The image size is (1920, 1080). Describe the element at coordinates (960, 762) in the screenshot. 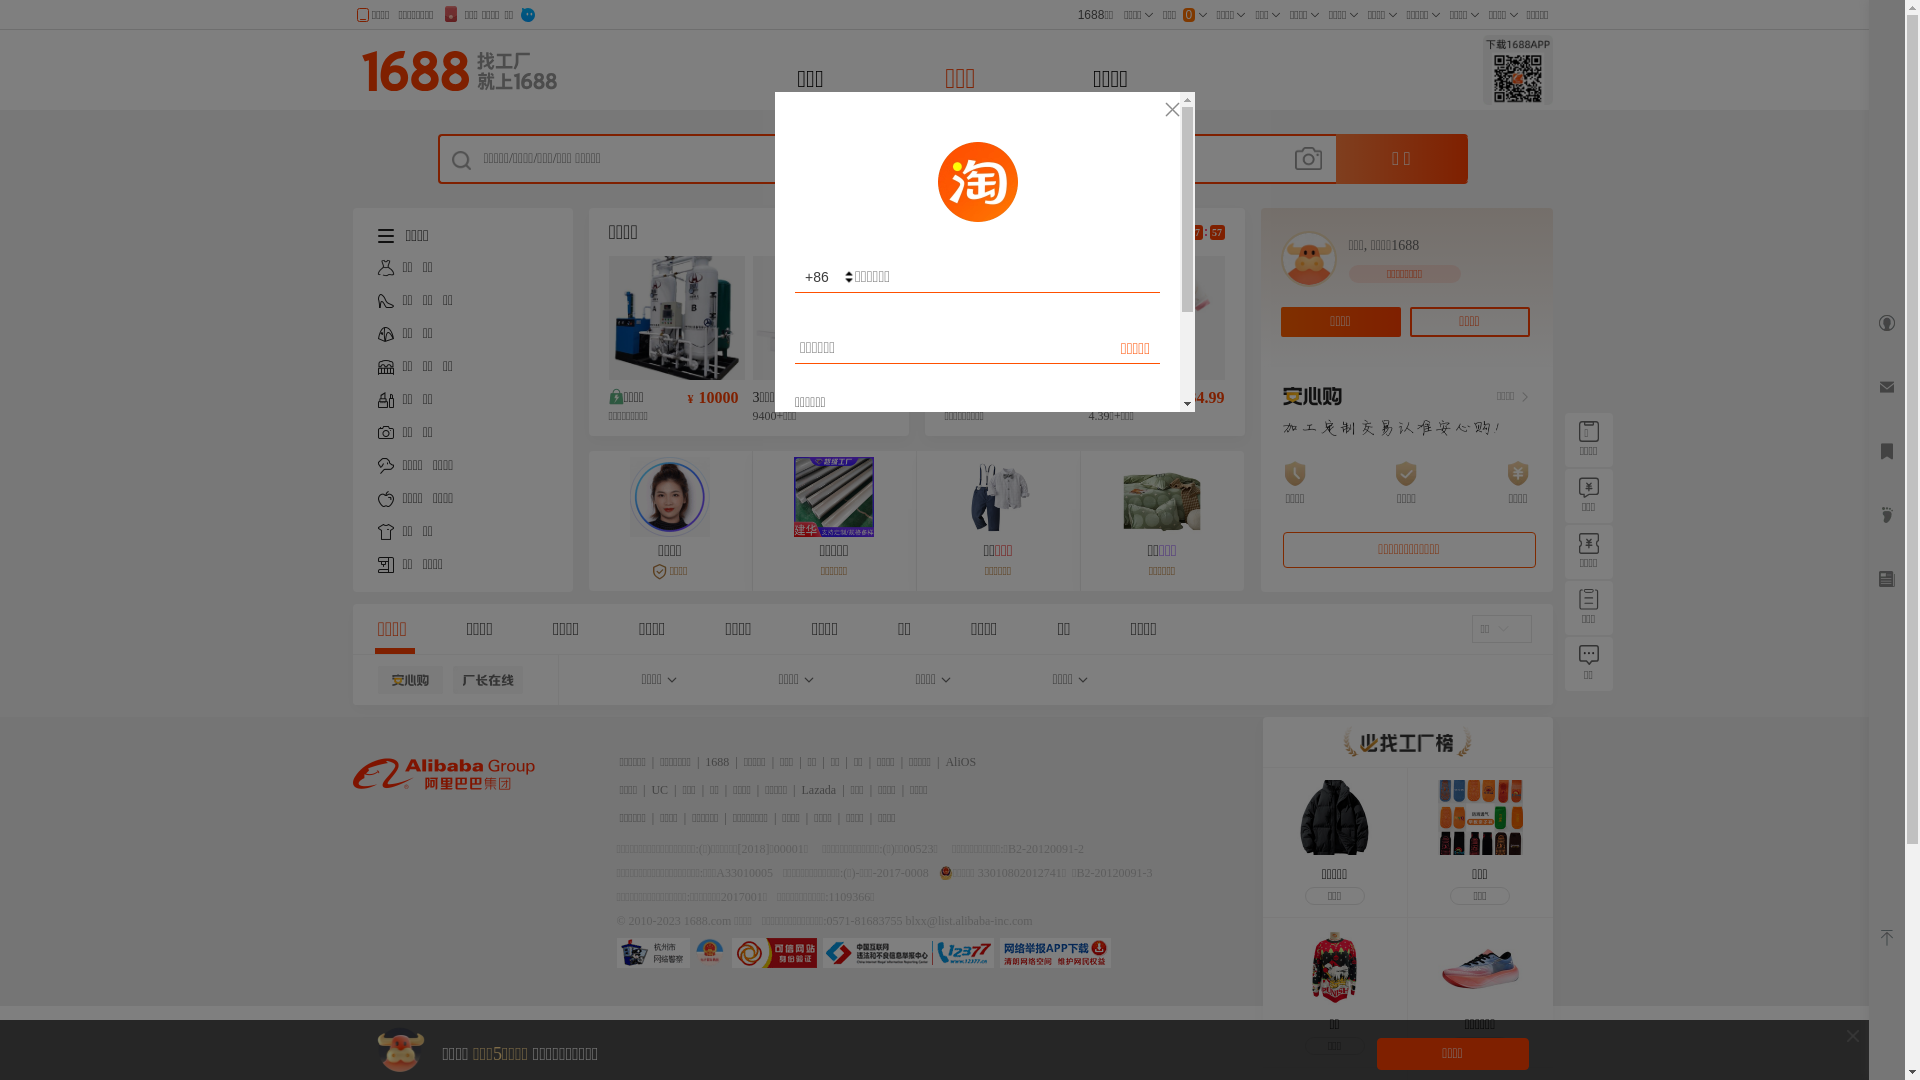

I see `'AliOS'` at that location.